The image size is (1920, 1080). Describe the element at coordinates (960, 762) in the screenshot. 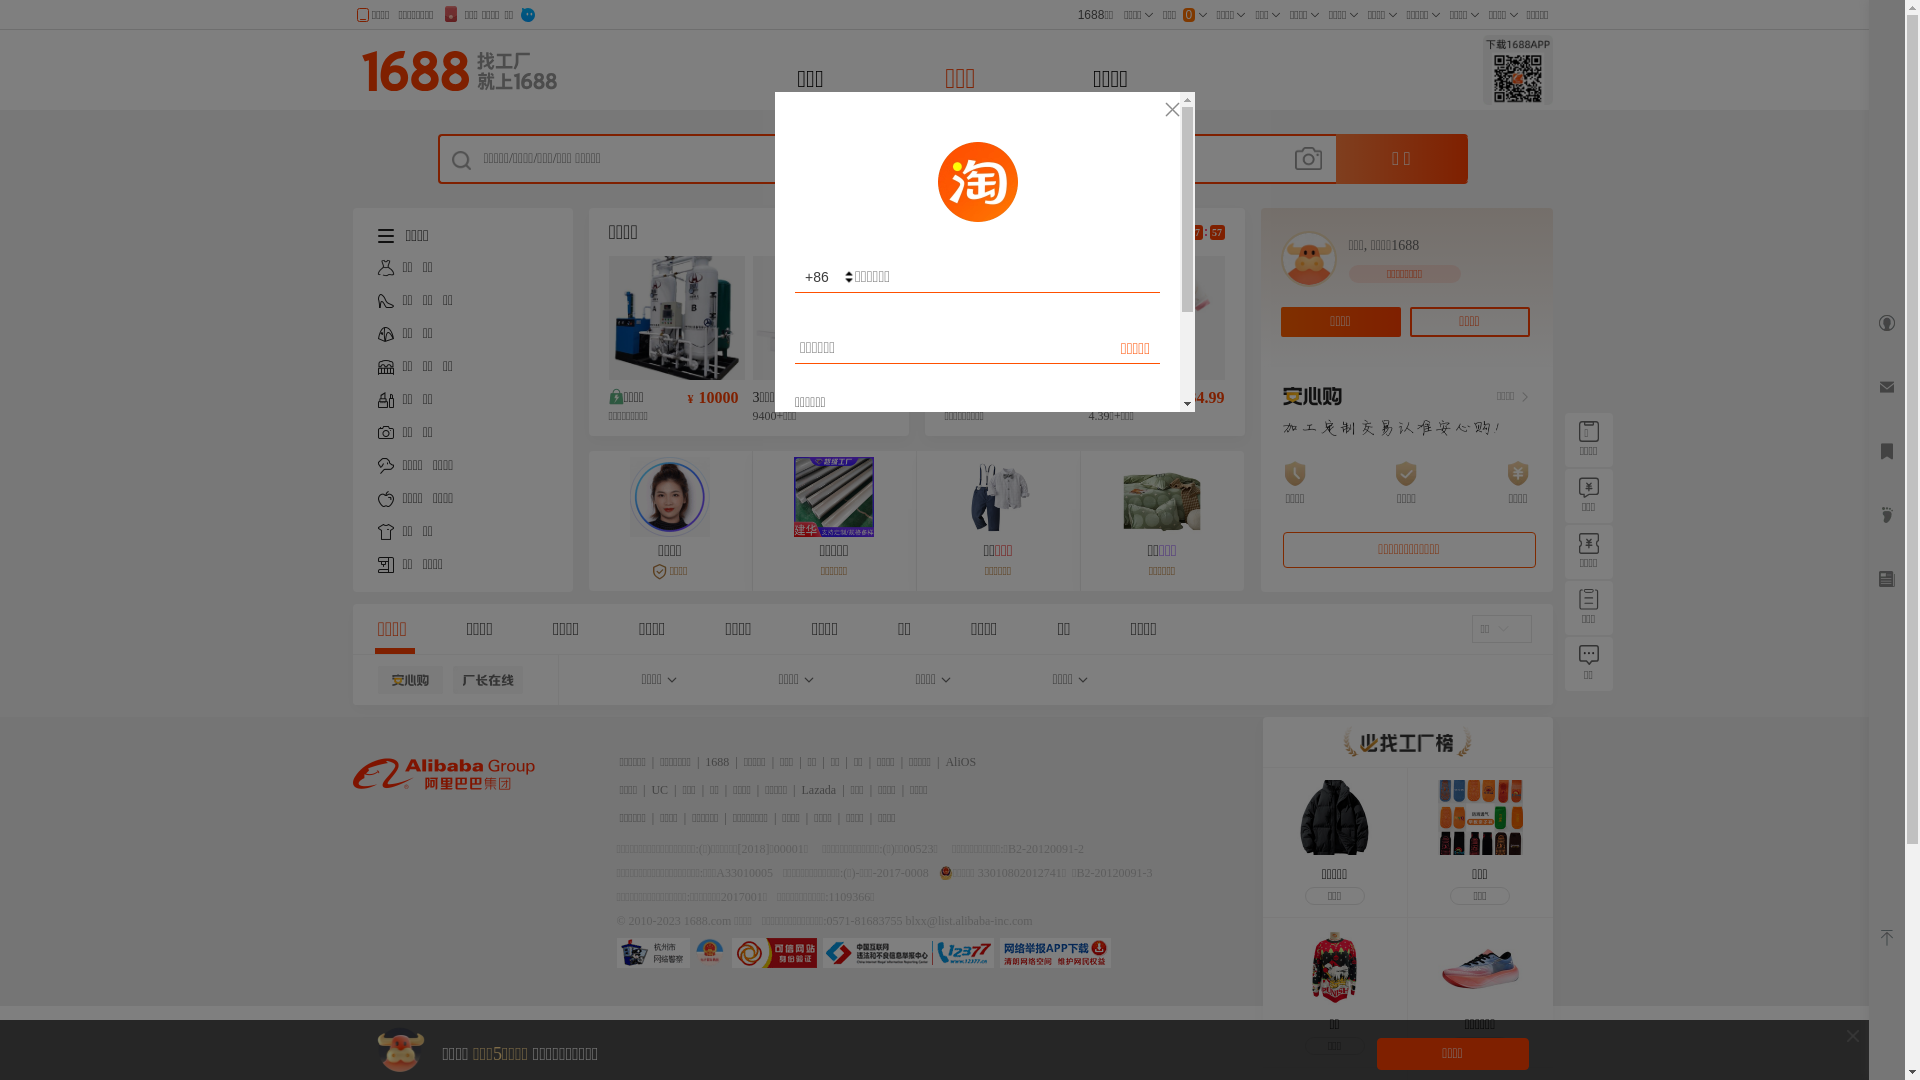

I see `'AliOS'` at that location.